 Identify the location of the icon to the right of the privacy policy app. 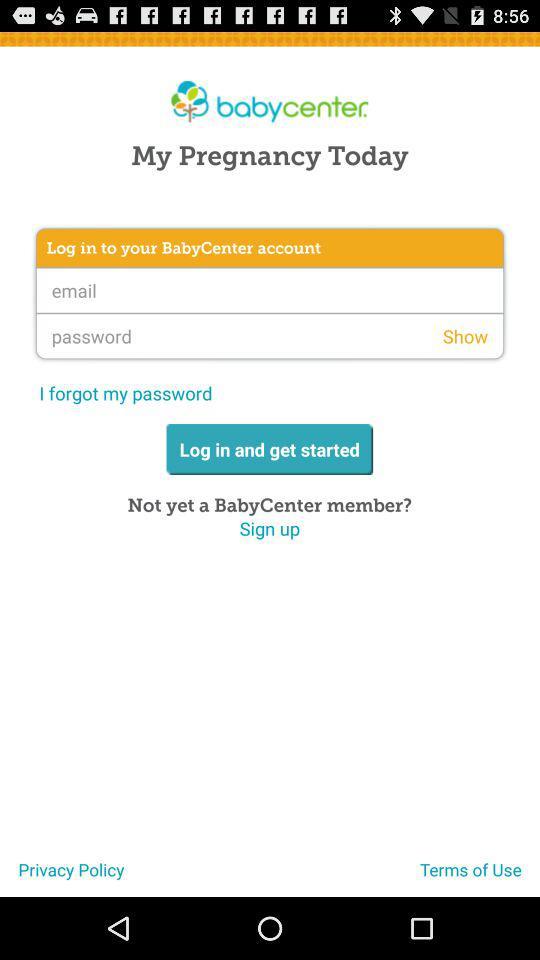
(479, 876).